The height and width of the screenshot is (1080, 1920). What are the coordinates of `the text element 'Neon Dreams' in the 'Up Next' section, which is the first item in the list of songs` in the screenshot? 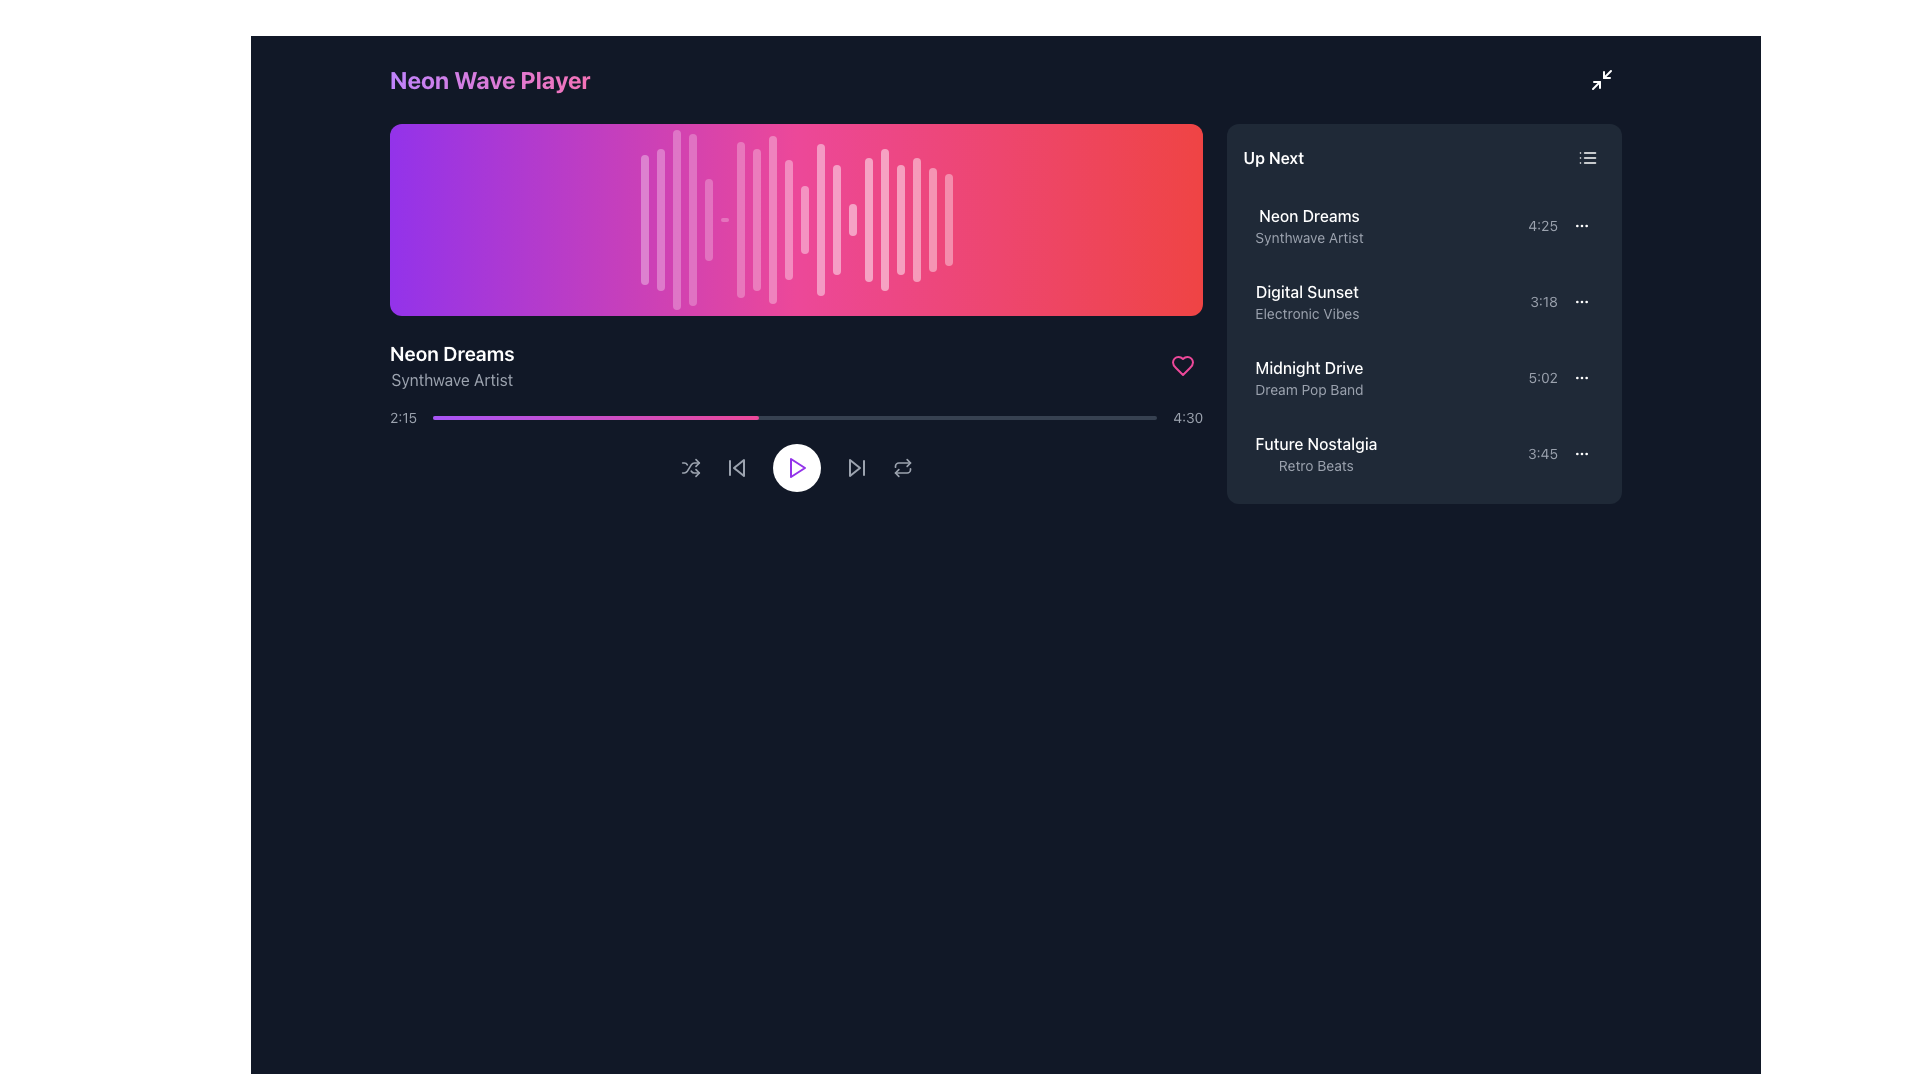 It's located at (1309, 225).